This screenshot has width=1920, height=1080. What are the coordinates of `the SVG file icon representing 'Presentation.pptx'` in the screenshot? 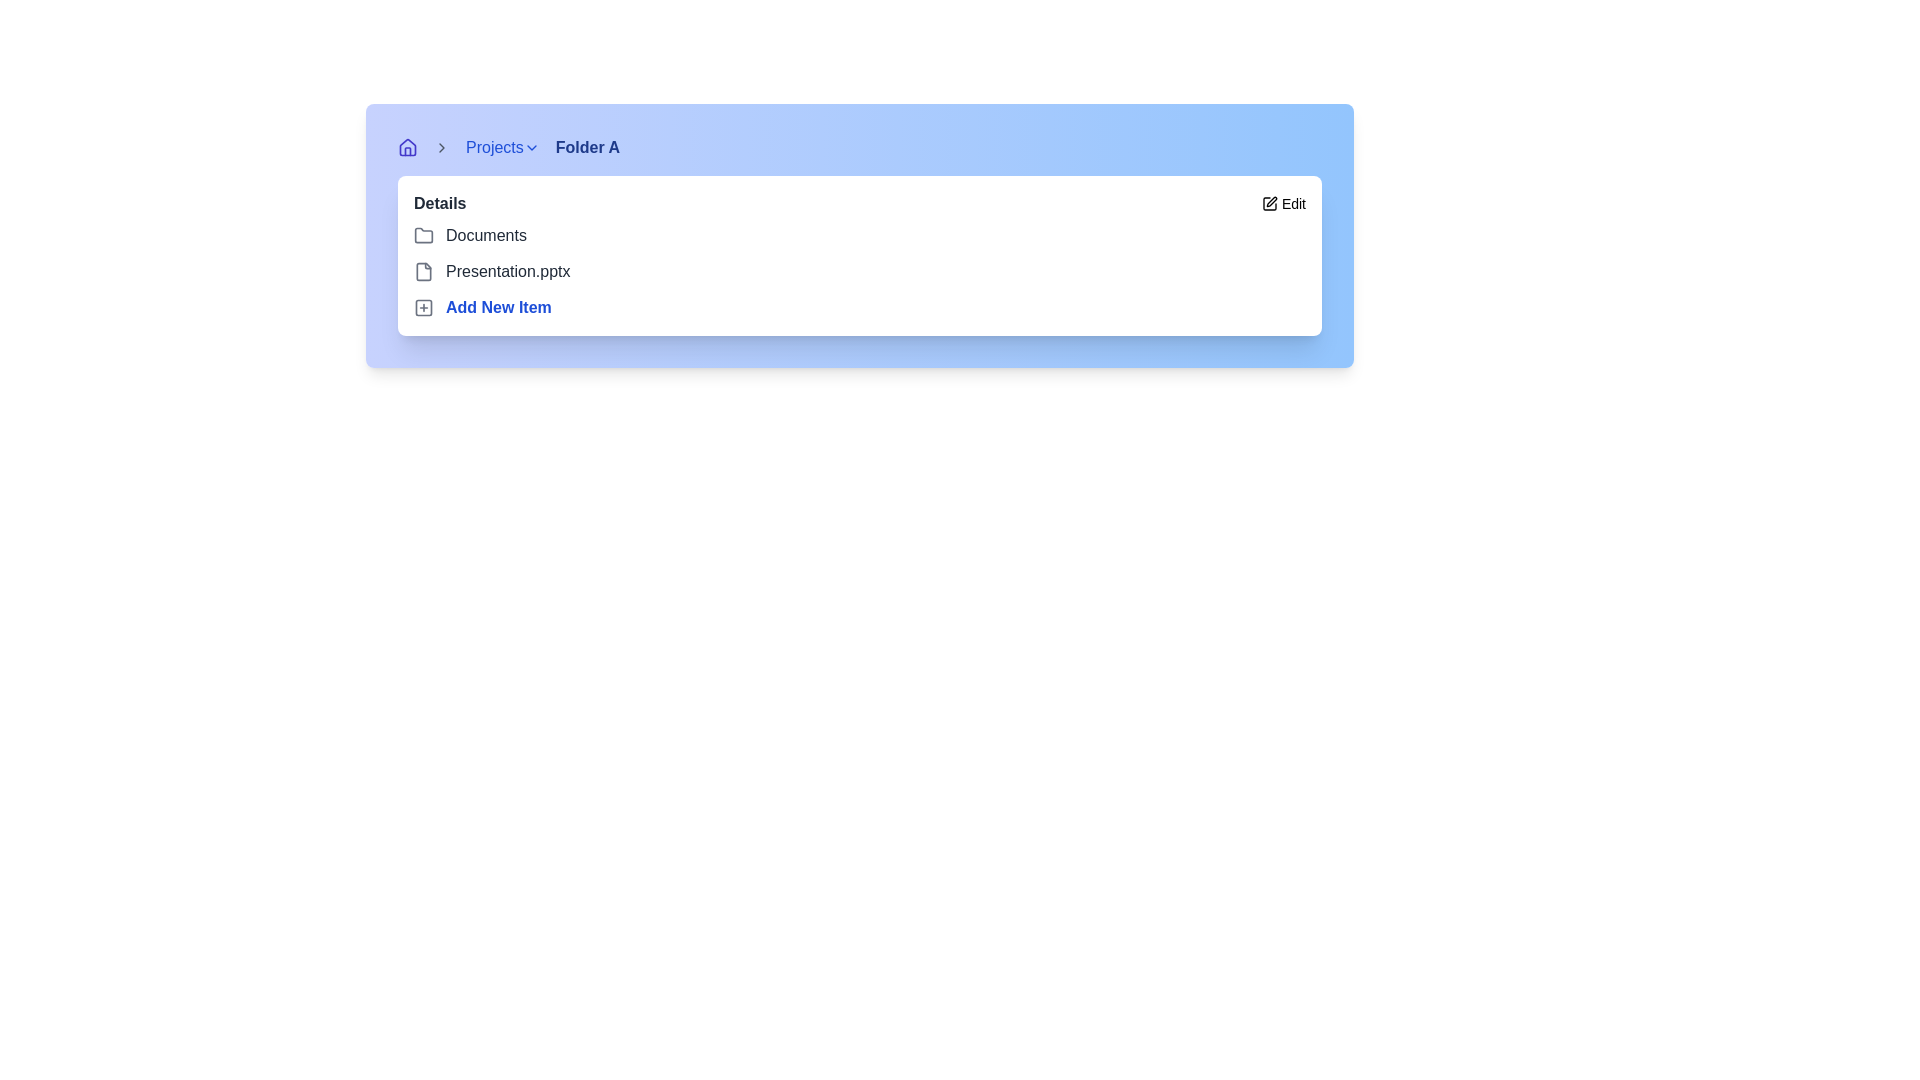 It's located at (422, 272).